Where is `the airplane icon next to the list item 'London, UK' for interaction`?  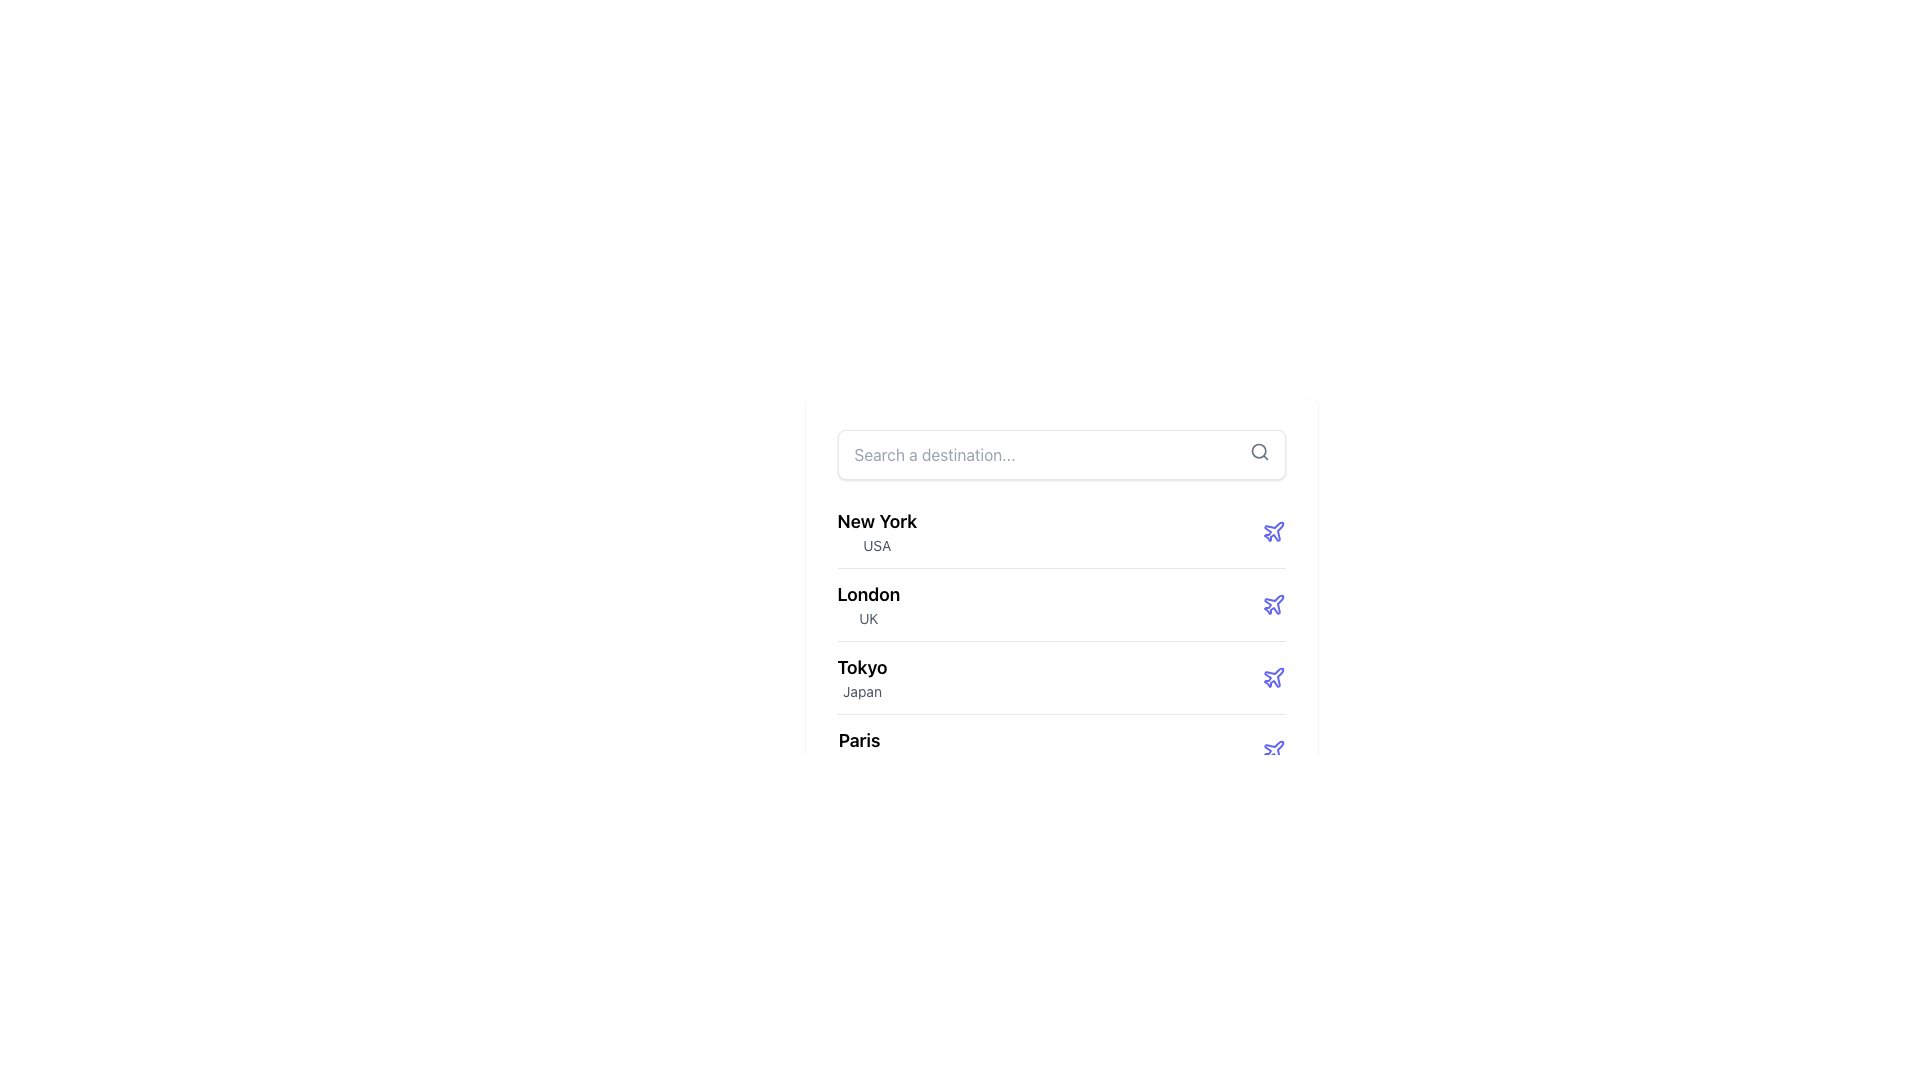
the airplane icon next to the list item 'London, UK' for interaction is located at coordinates (1272, 603).